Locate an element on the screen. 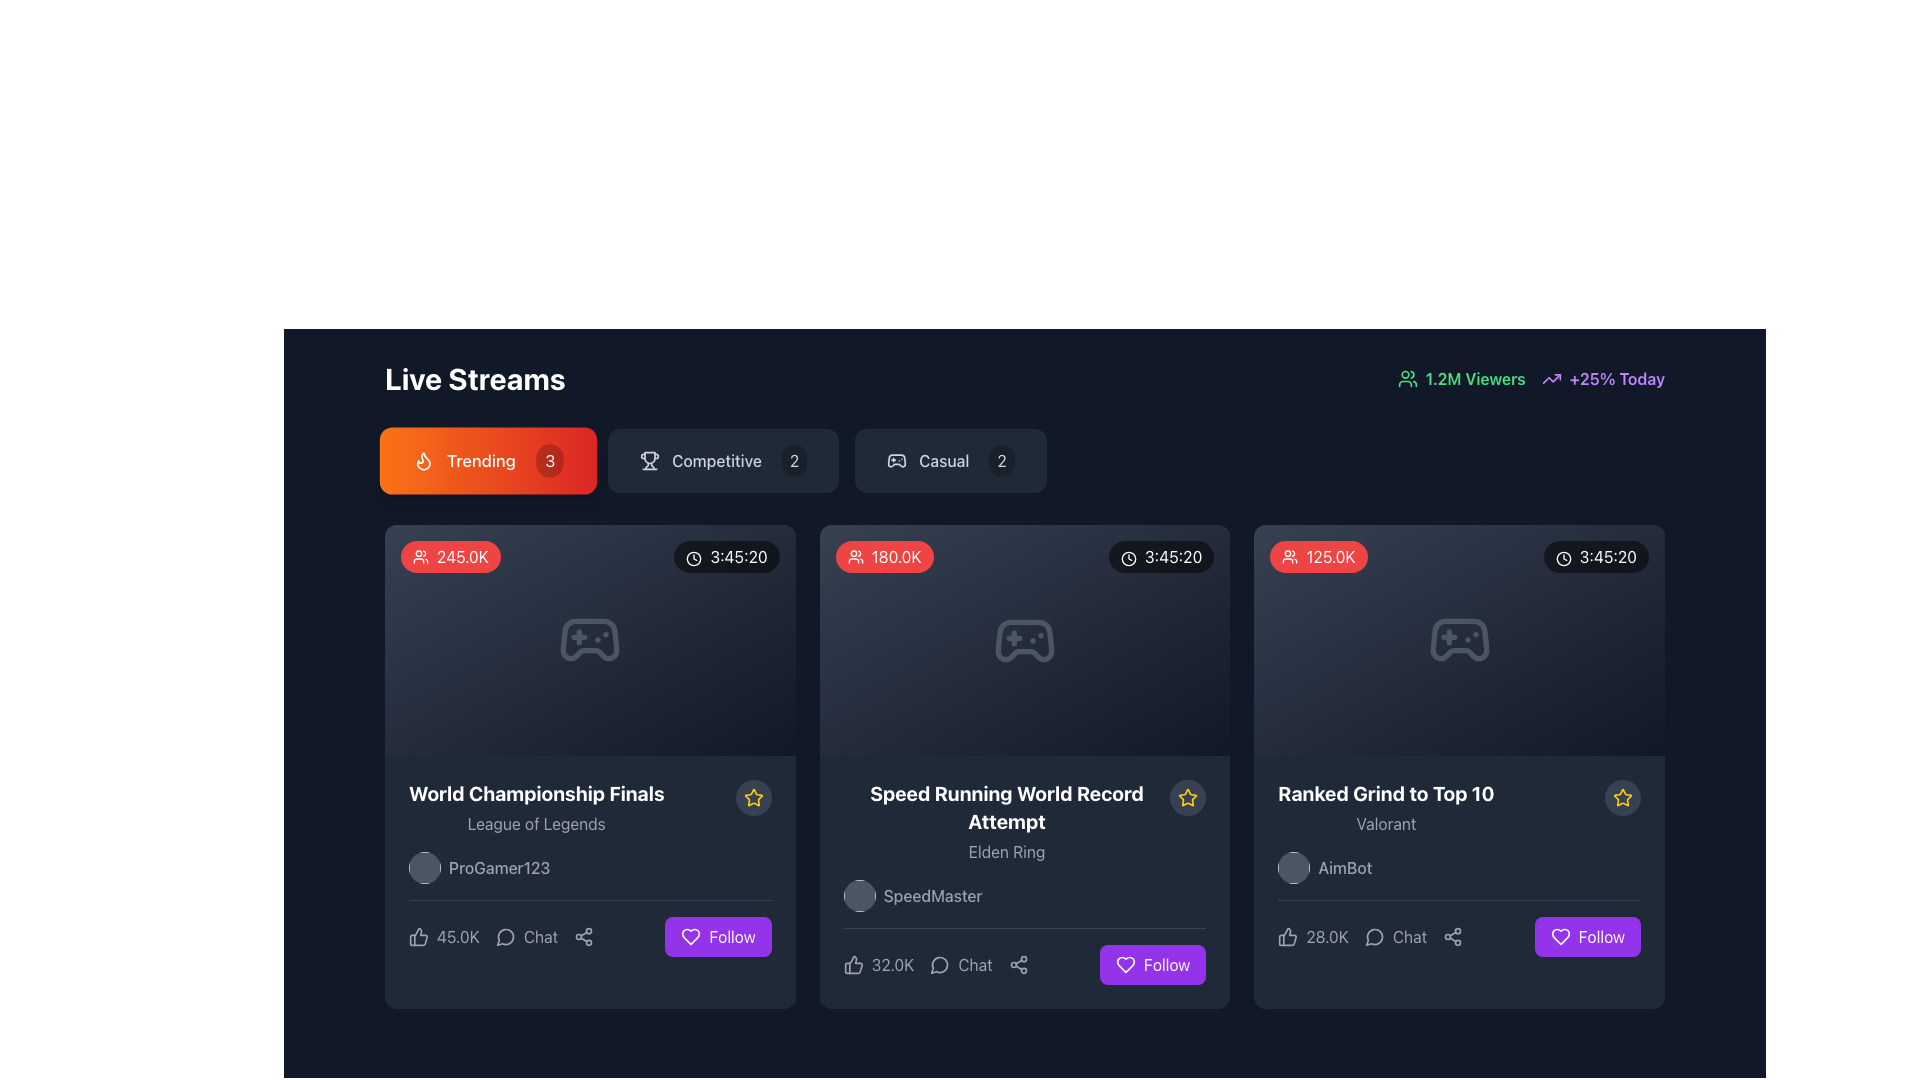 This screenshot has height=1080, width=1920. text content of the title and subtitle in the third live stream card, which describes the stream as 'Ranked Grind to Top 10' and the game as 'Valorant' is located at coordinates (1385, 806).